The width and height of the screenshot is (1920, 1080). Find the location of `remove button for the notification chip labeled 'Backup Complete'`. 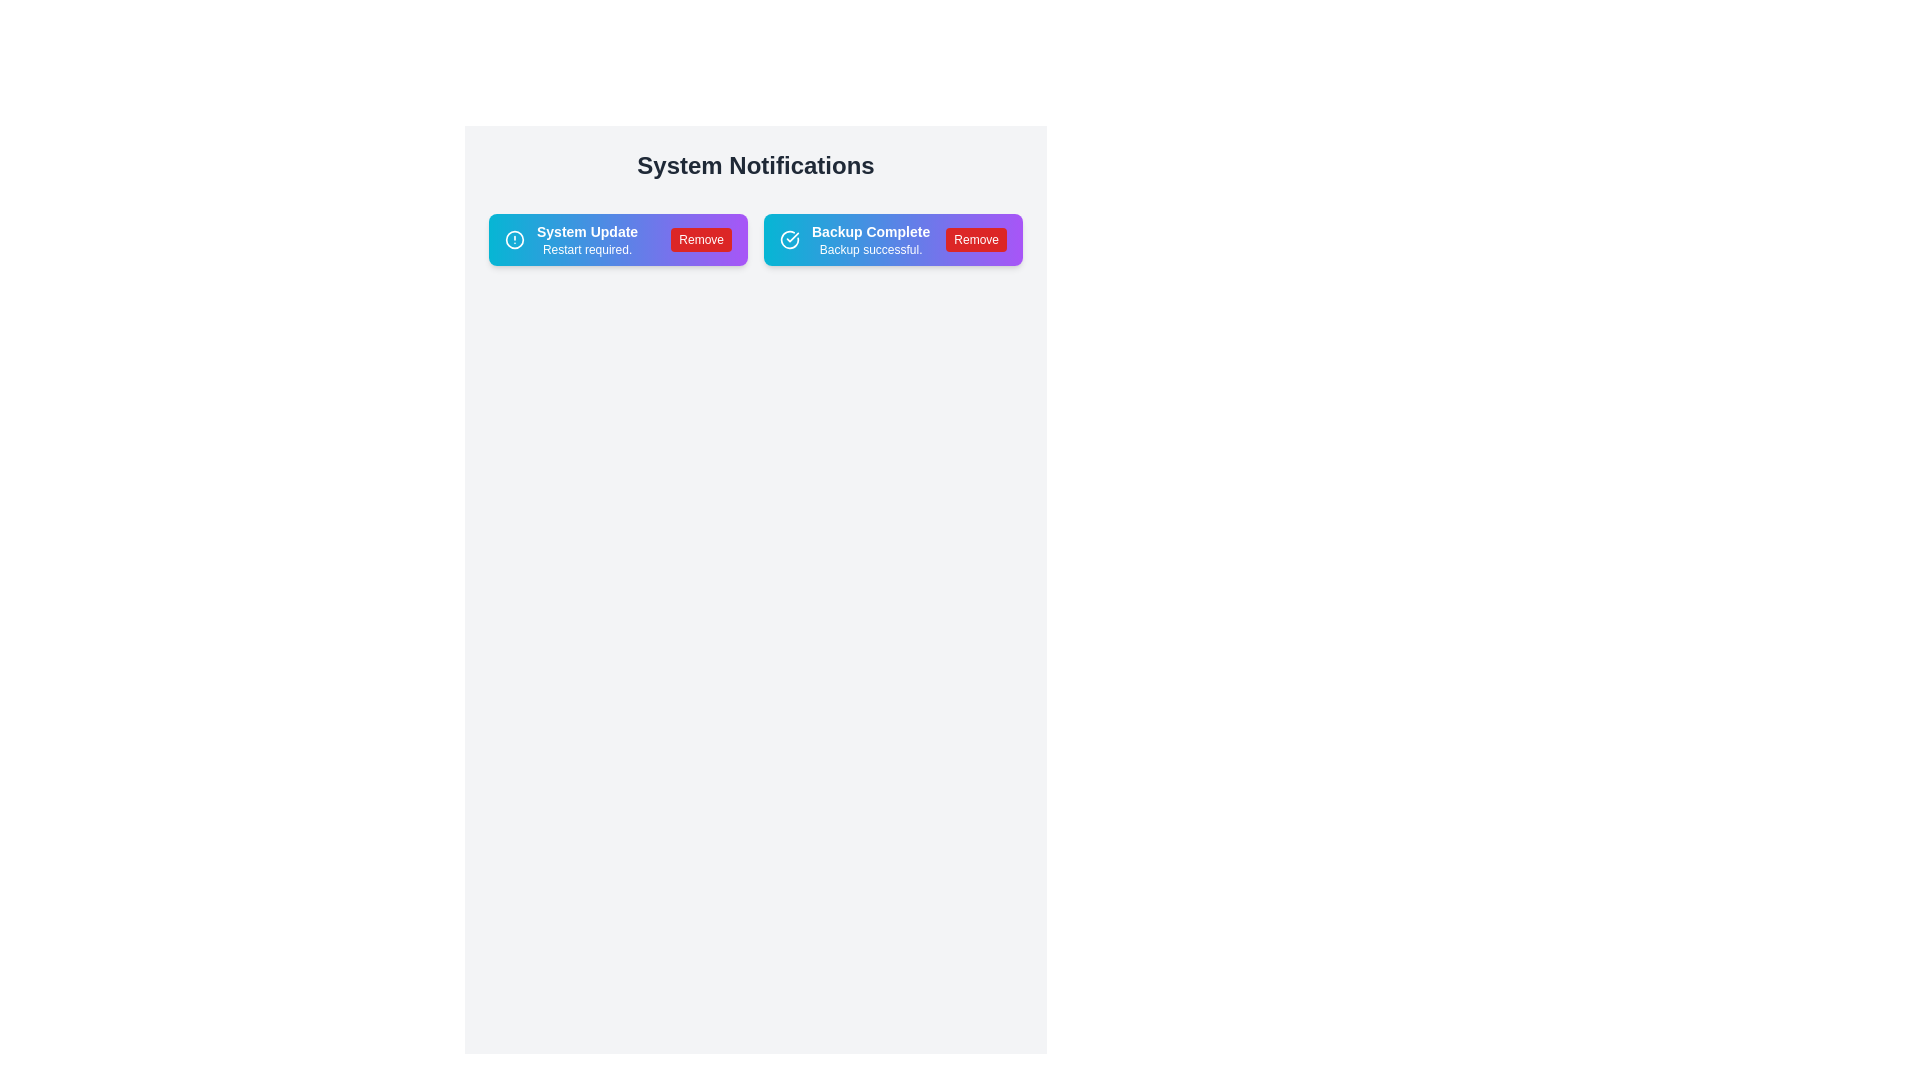

remove button for the notification chip labeled 'Backup Complete' is located at coordinates (976, 238).